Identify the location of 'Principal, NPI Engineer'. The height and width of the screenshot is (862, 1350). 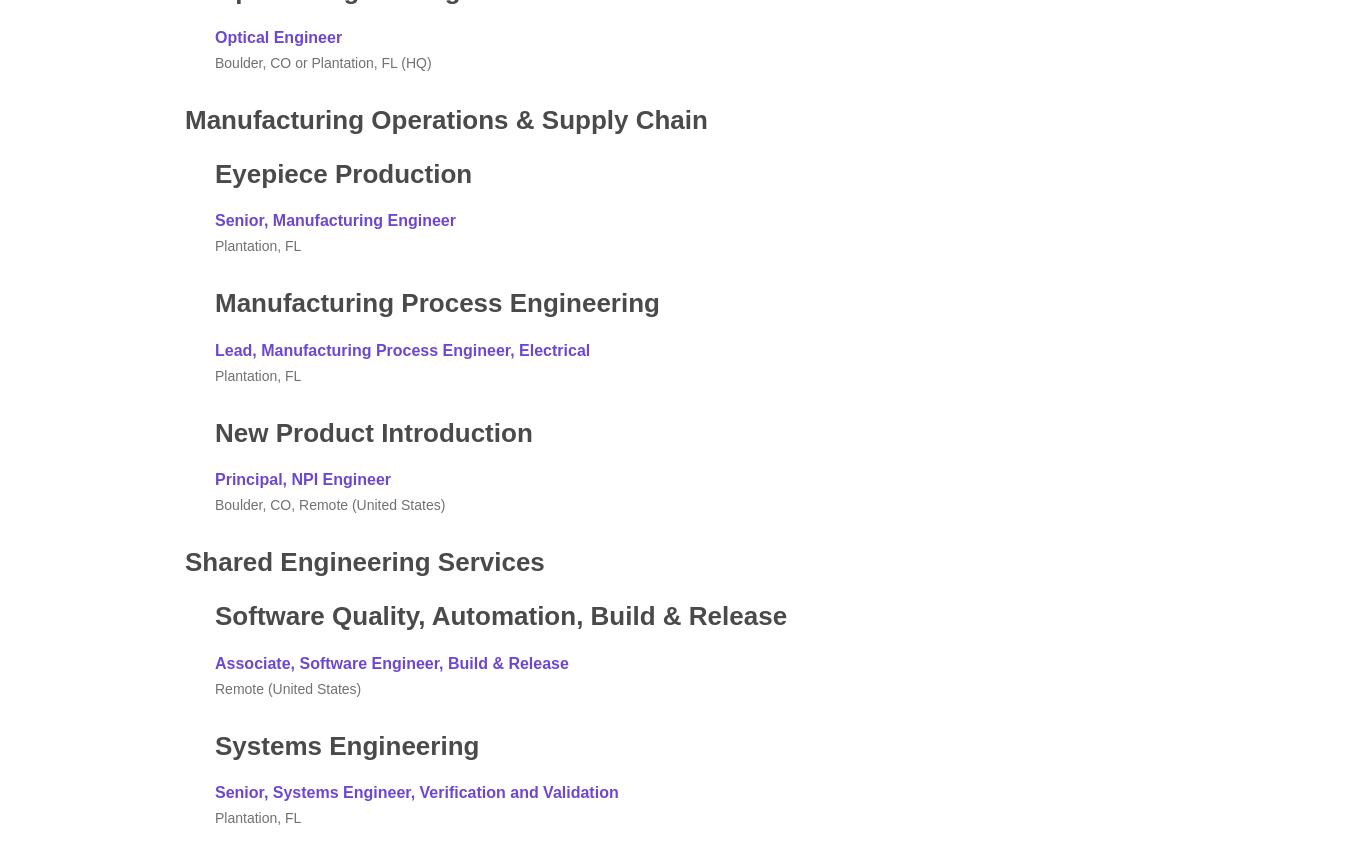
(215, 478).